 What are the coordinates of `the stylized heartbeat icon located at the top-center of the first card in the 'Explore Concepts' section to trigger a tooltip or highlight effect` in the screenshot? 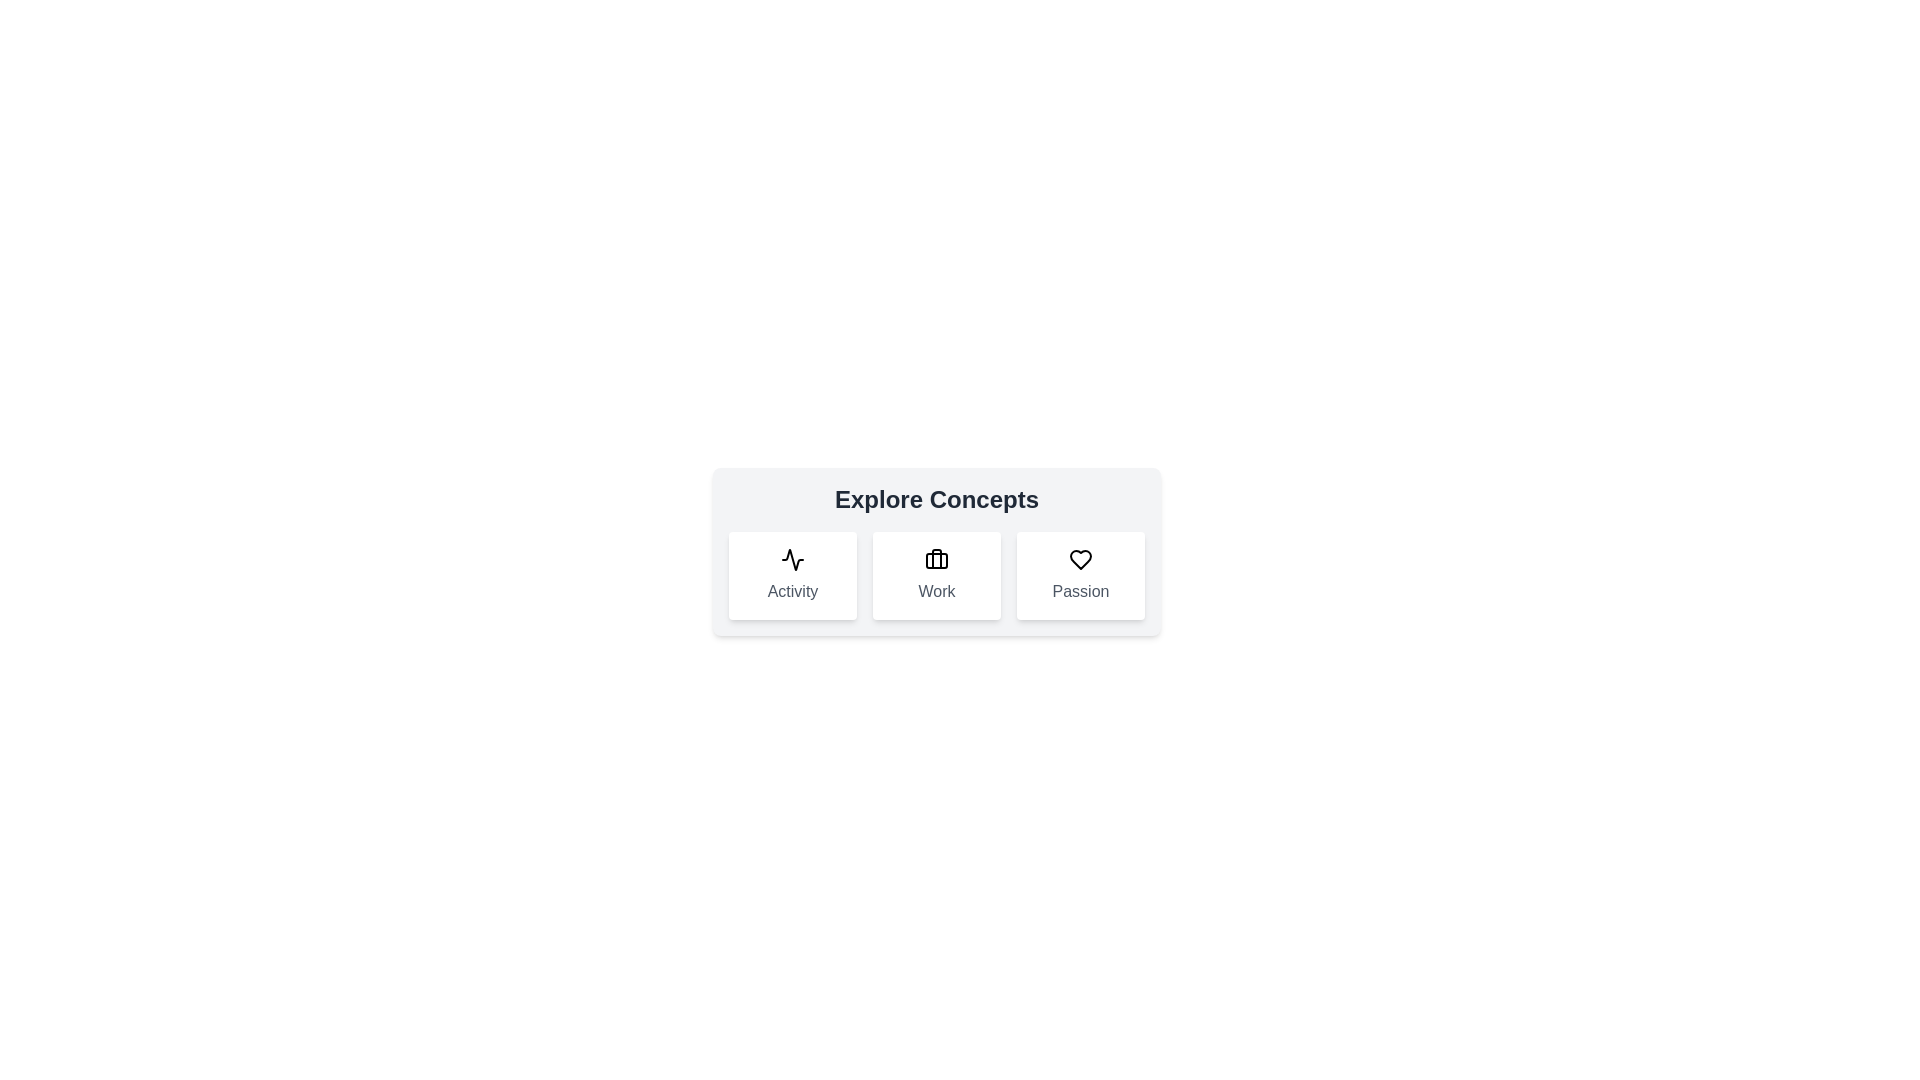 It's located at (791, 559).